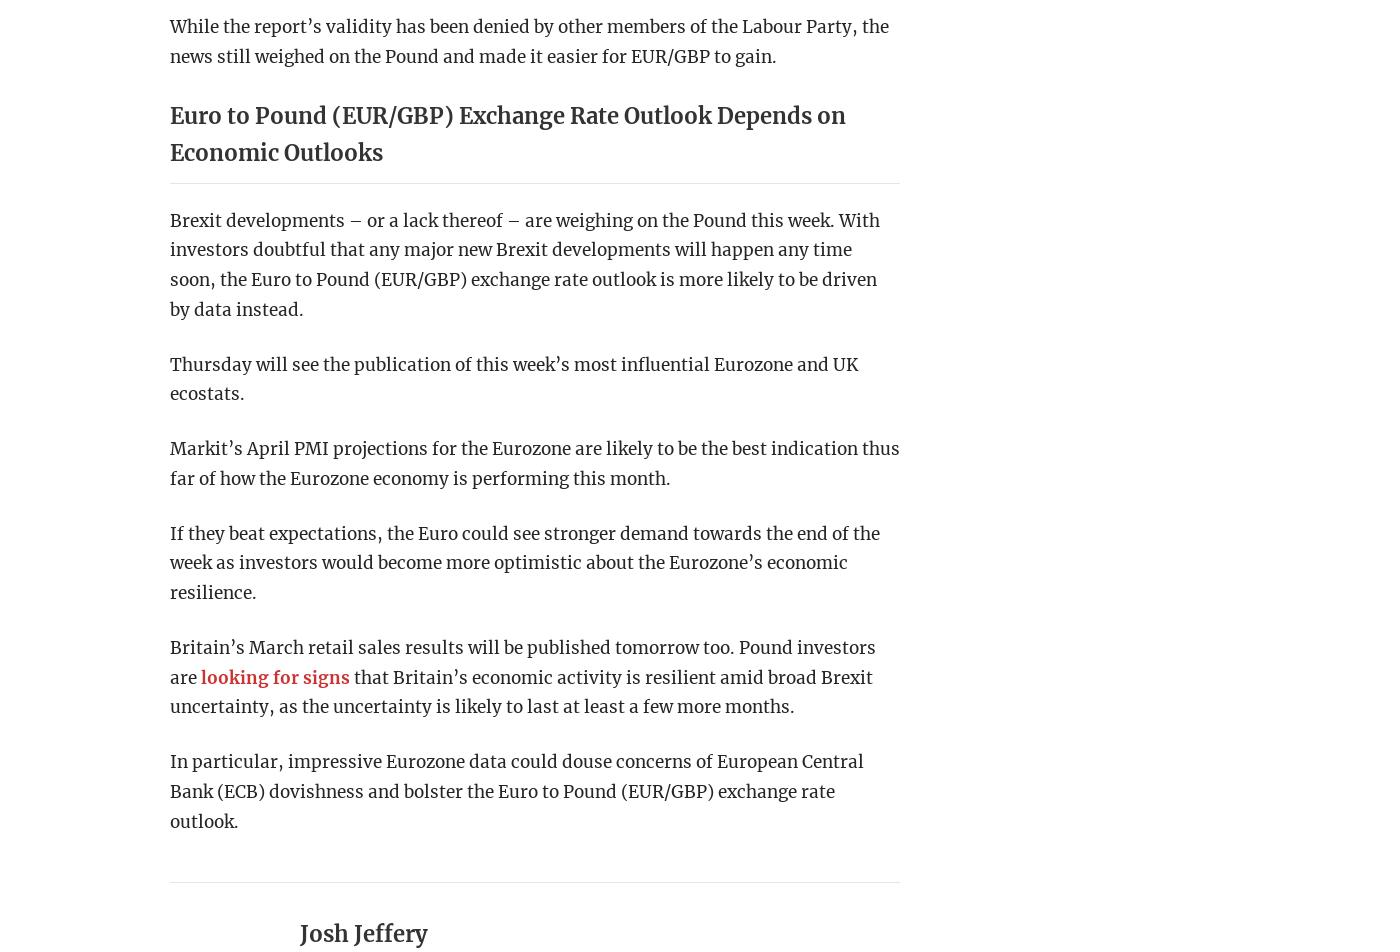 Image resolution: width=1400 pixels, height=952 pixels. I want to click on 'Markit’s April PMI projections for the Eurozone are likely to be the best indication thus far of how the Eurozone economy is performing this month.', so click(169, 463).